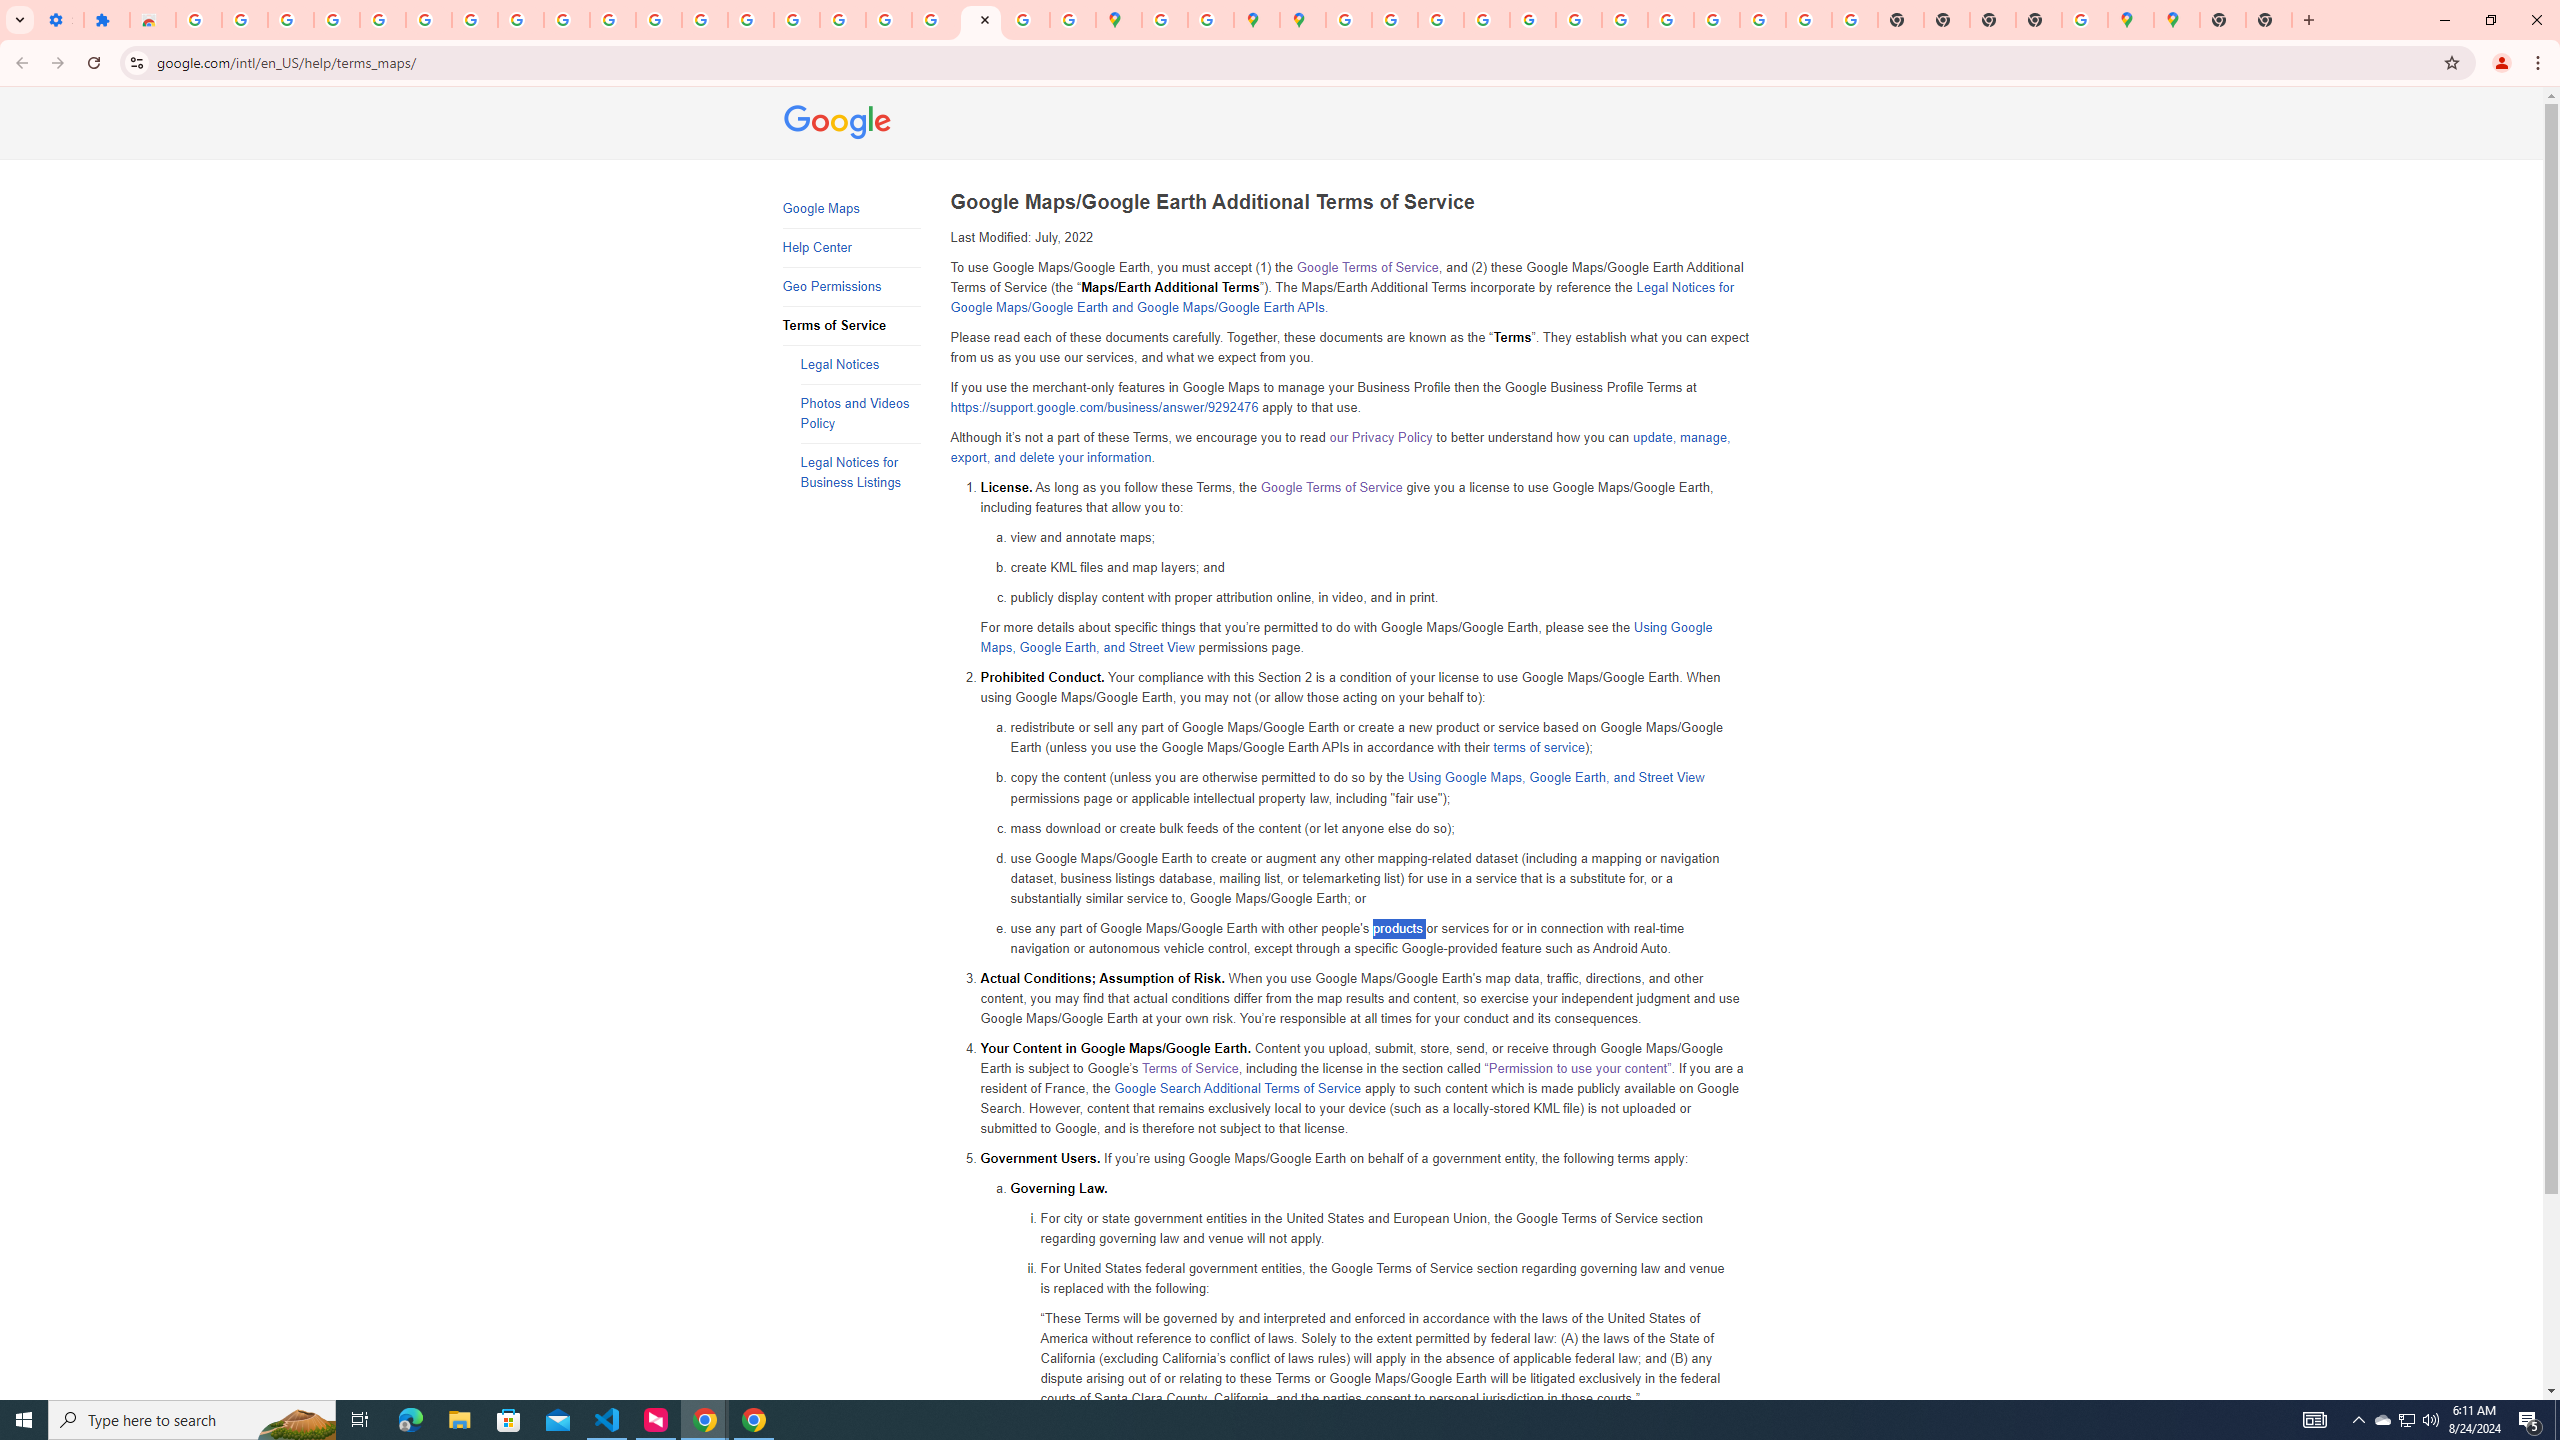  Describe the element at coordinates (612, 19) in the screenshot. I see `'YouTube'` at that location.